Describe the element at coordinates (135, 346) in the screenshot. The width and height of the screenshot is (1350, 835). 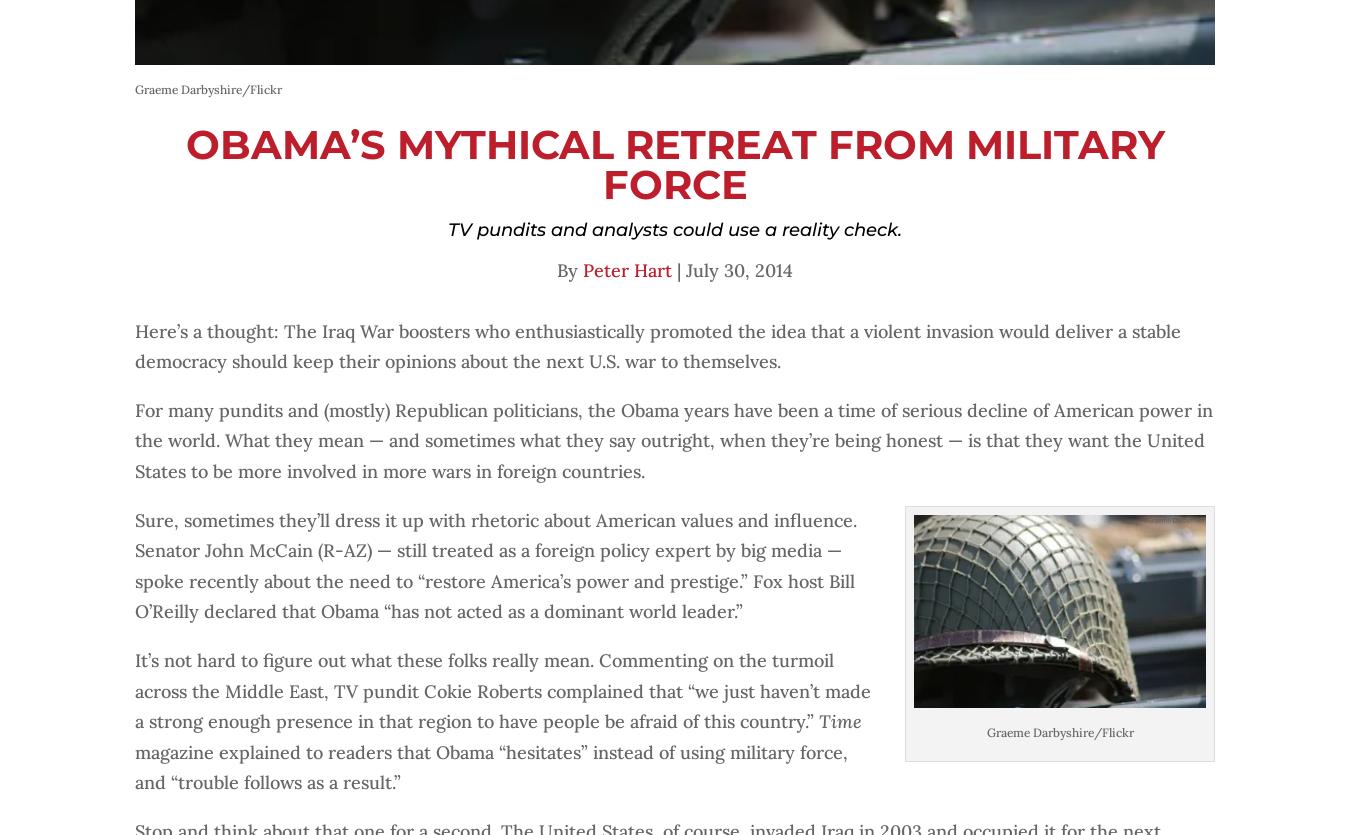
I see `'Here’s a thought: The Iraq War boosters who enthusiastically promoted the idea that a violent invasion would deliver a stable democracy should keep their opinions about the next U.S. war to themselves.'` at that location.